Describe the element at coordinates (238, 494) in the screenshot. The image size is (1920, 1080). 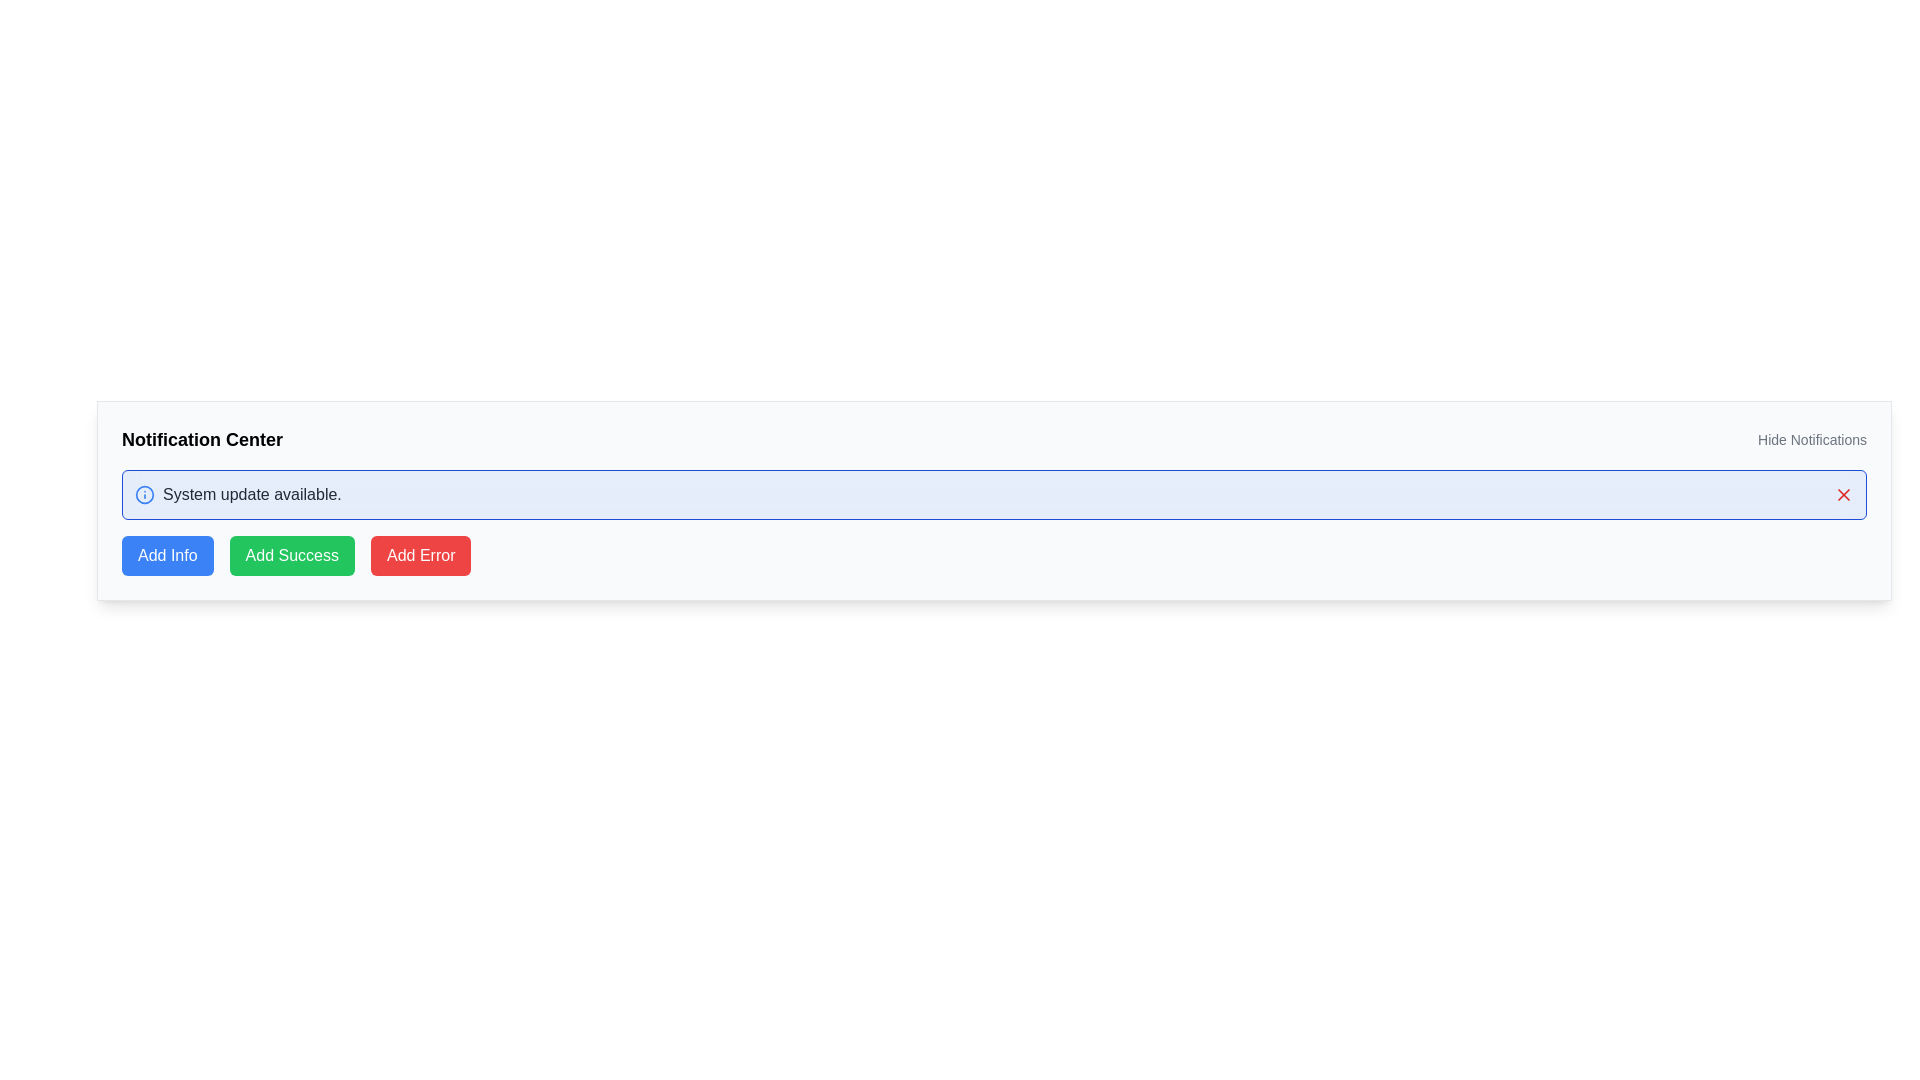
I see `the informational message text that displays 'System update available.' located below the 'Notification Center' heading and aligned with the info icon` at that location.